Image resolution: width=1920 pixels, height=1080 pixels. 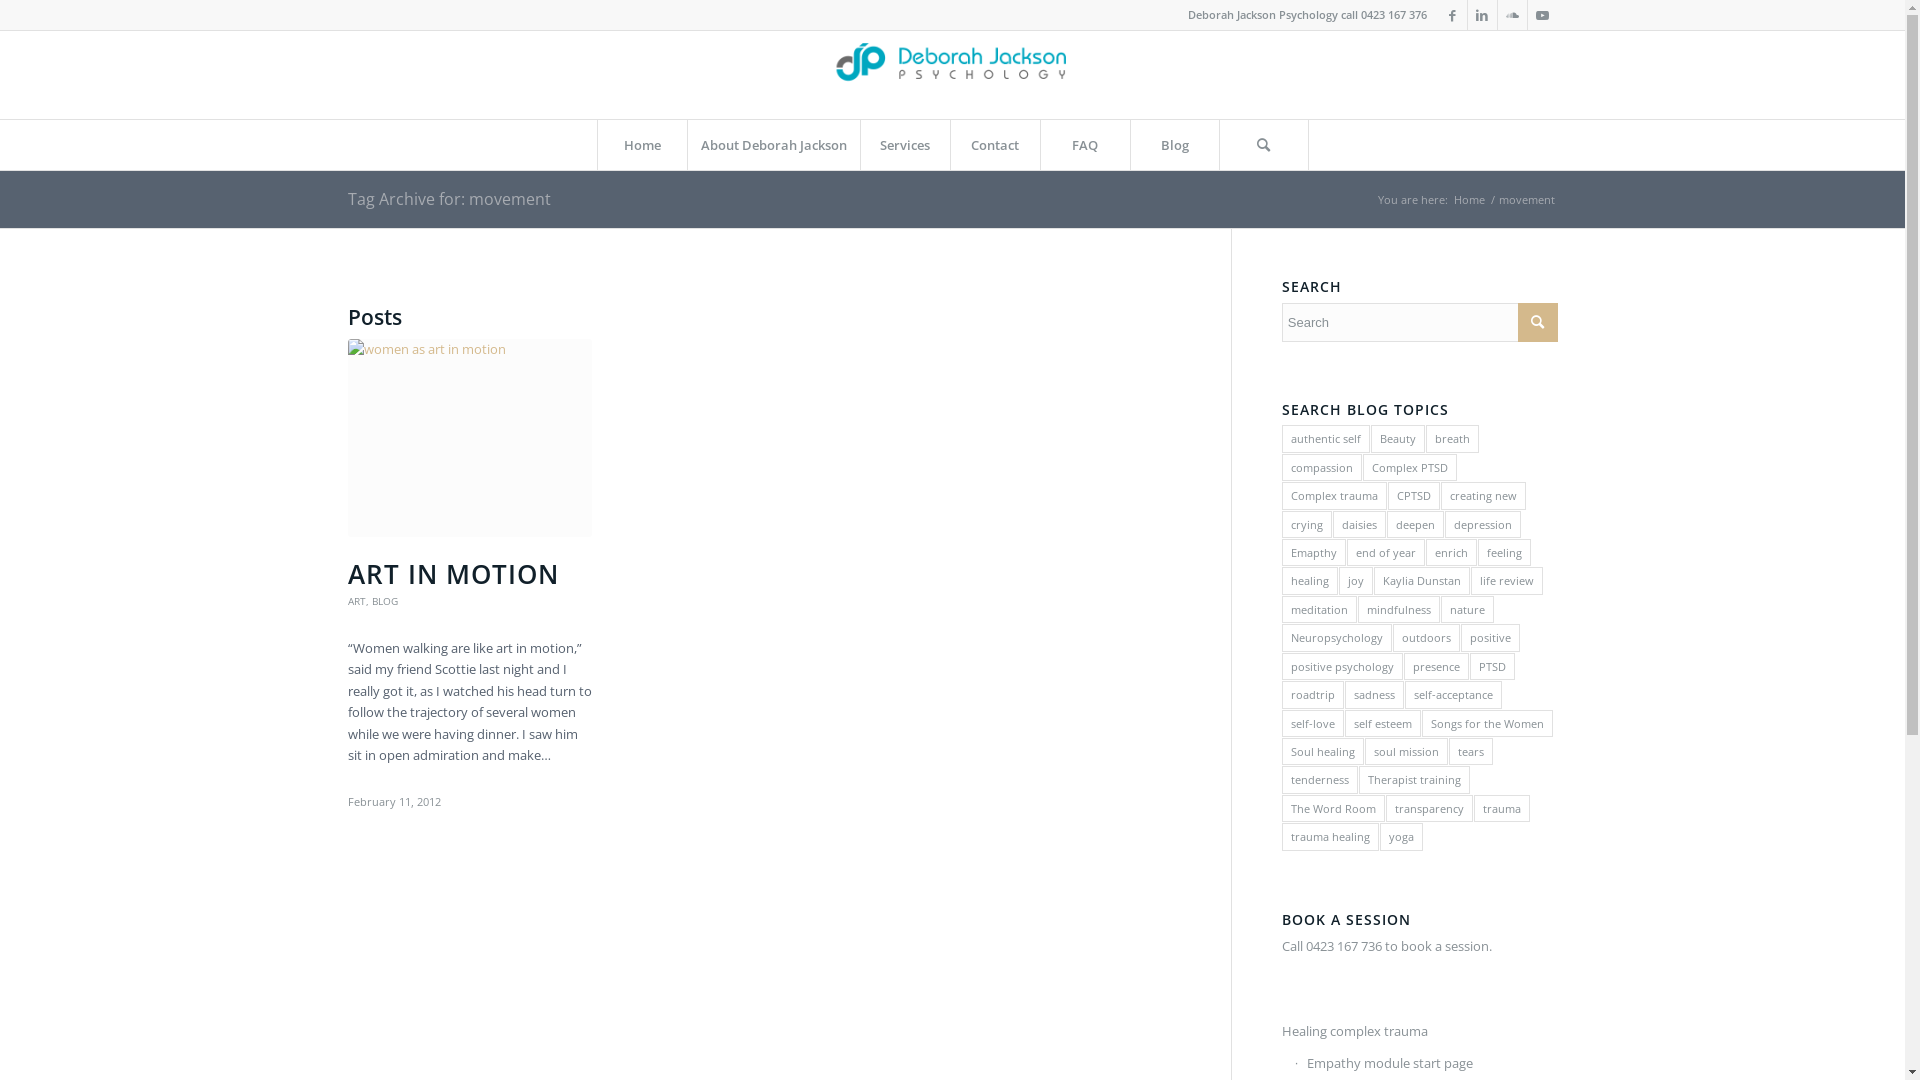 What do you see at coordinates (1320, 778) in the screenshot?
I see `'tenderness'` at bounding box center [1320, 778].